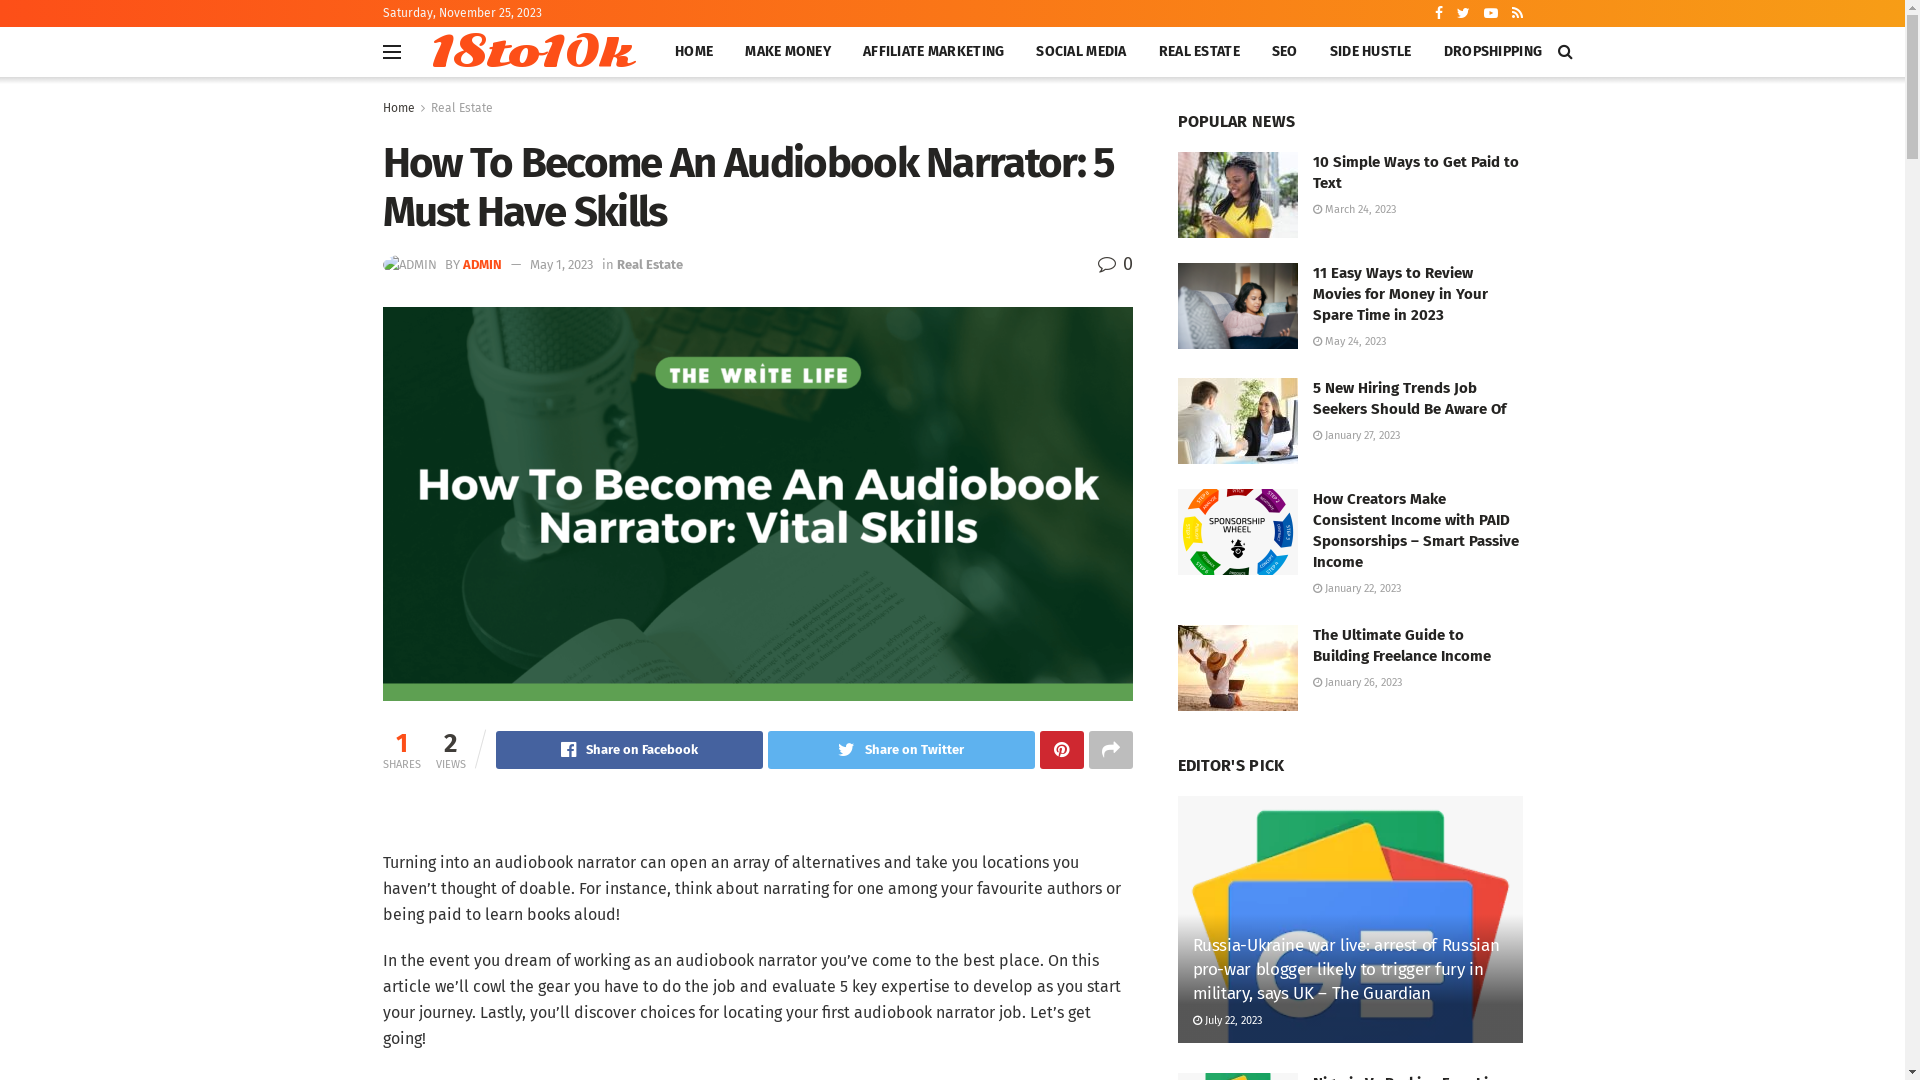 This screenshot has height=1080, width=1920. Describe the element at coordinates (1356, 587) in the screenshot. I see `'January 22, 2023'` at that location.